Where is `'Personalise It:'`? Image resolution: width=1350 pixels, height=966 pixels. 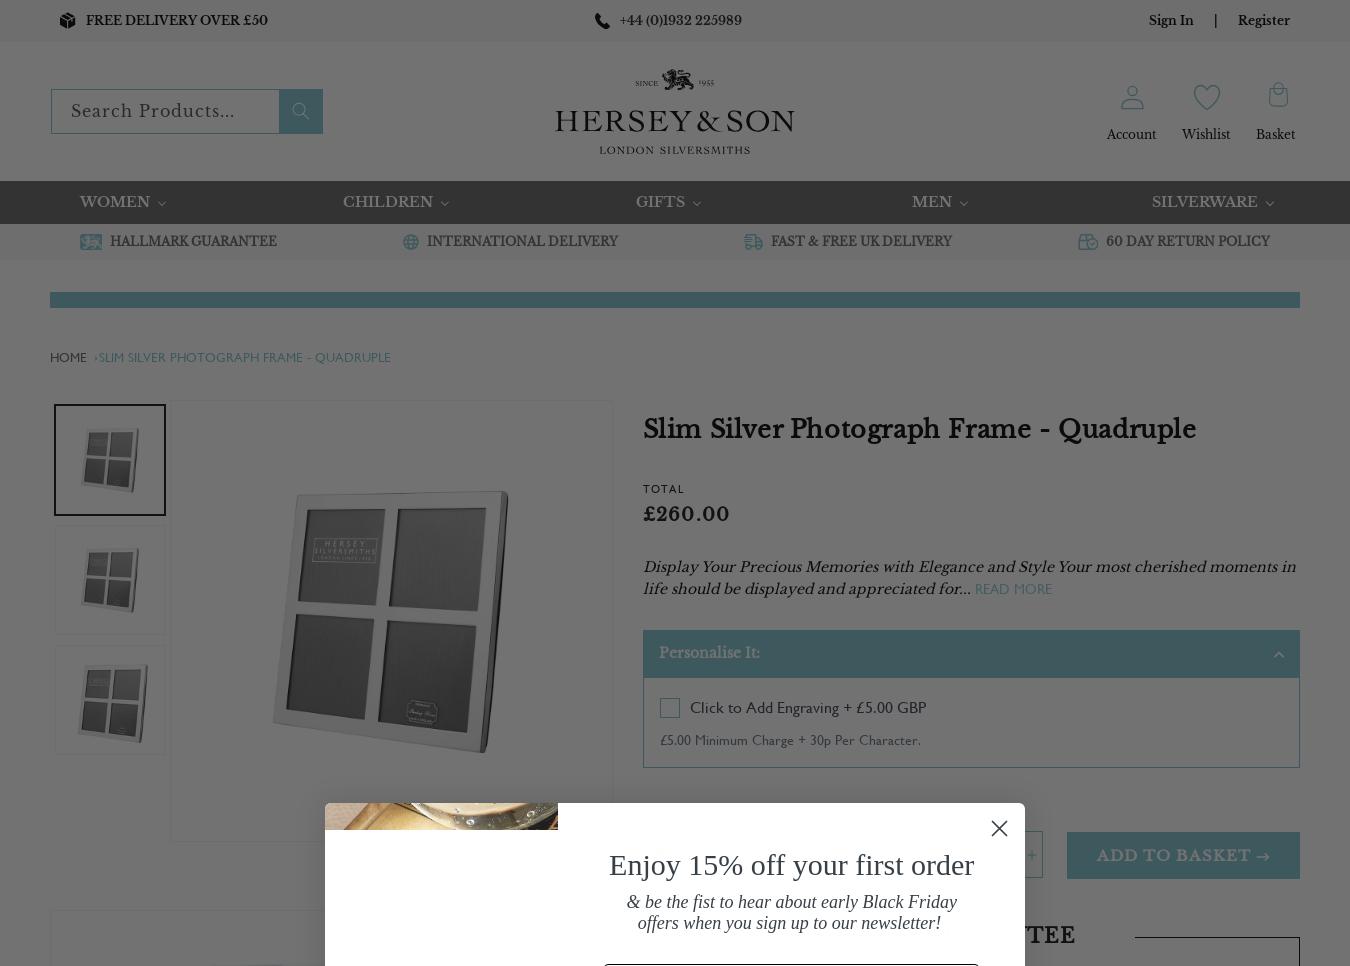 'Personalise It:' is located at coordinates (657, 650).